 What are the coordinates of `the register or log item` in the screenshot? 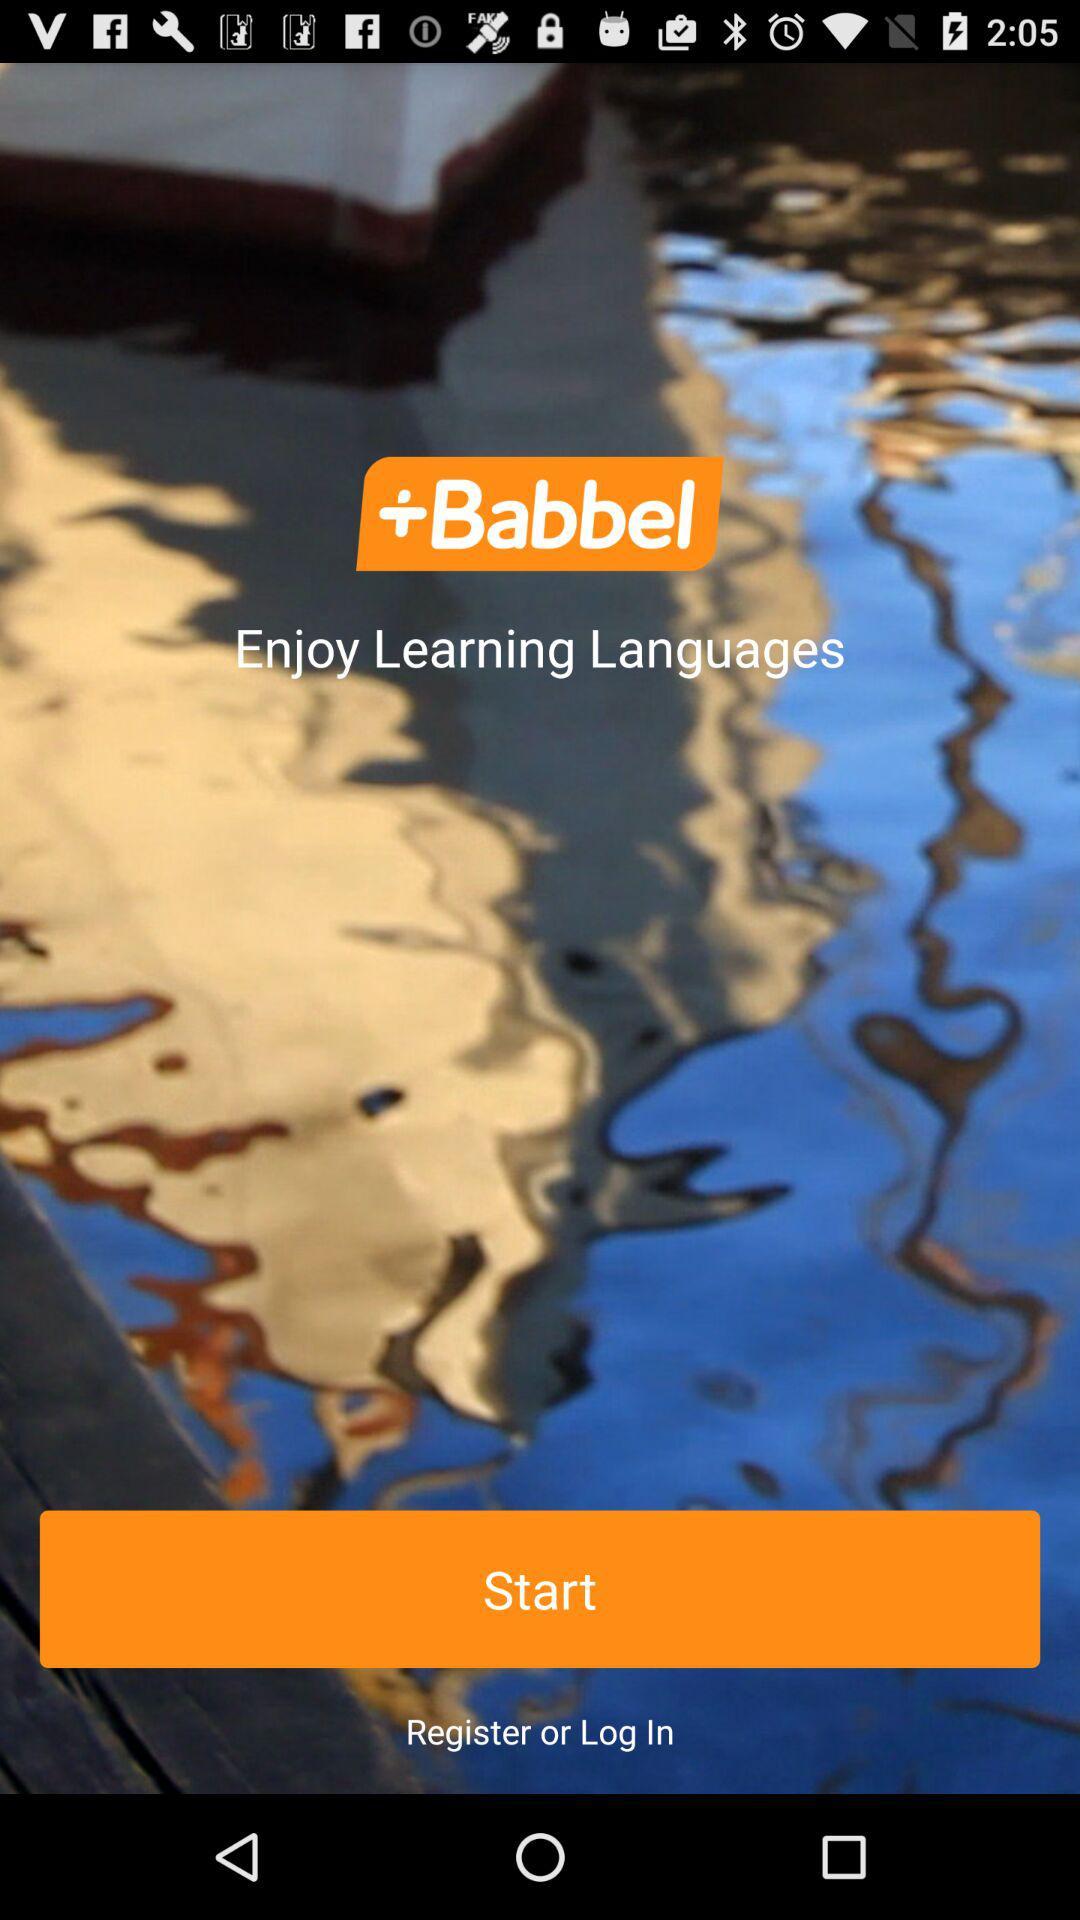 It's located at (540, 1730).